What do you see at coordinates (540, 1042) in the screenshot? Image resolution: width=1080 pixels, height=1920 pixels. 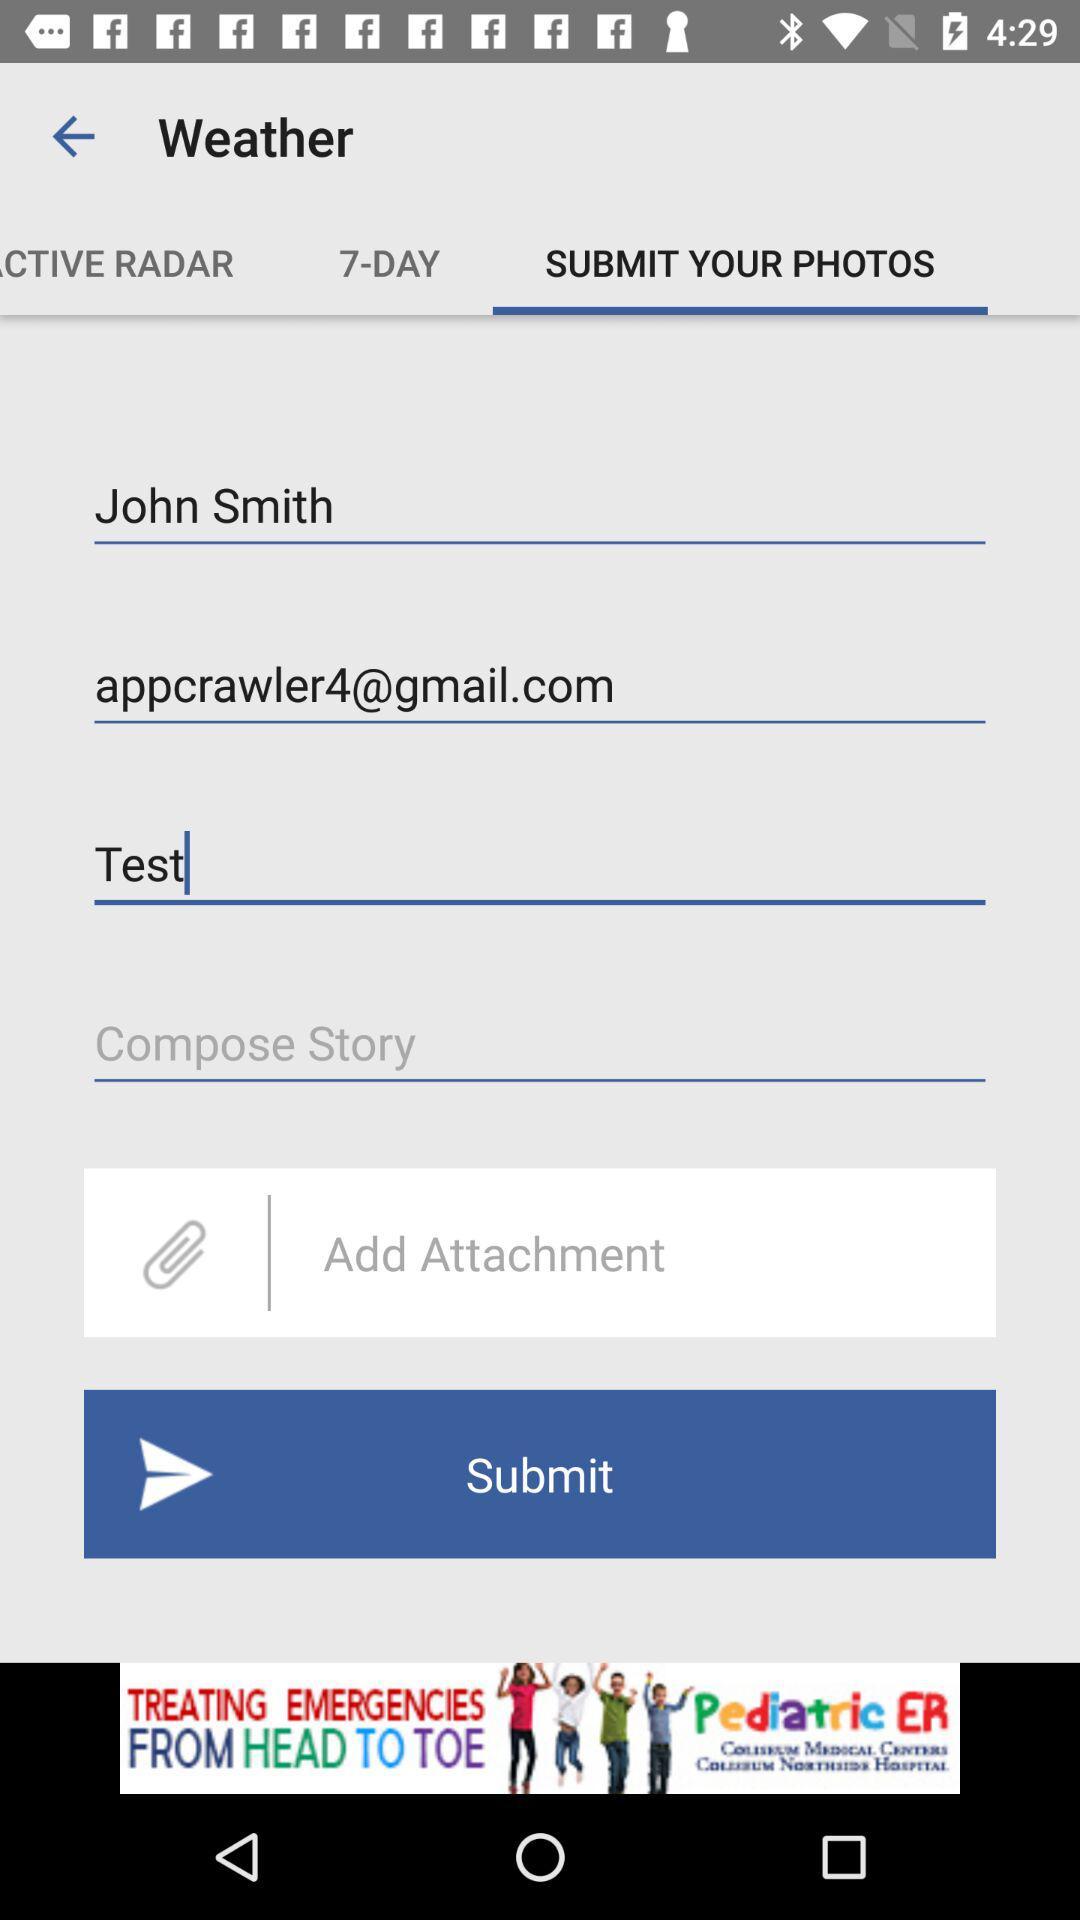 I see `compose story` at bounding box center [540, 1042].